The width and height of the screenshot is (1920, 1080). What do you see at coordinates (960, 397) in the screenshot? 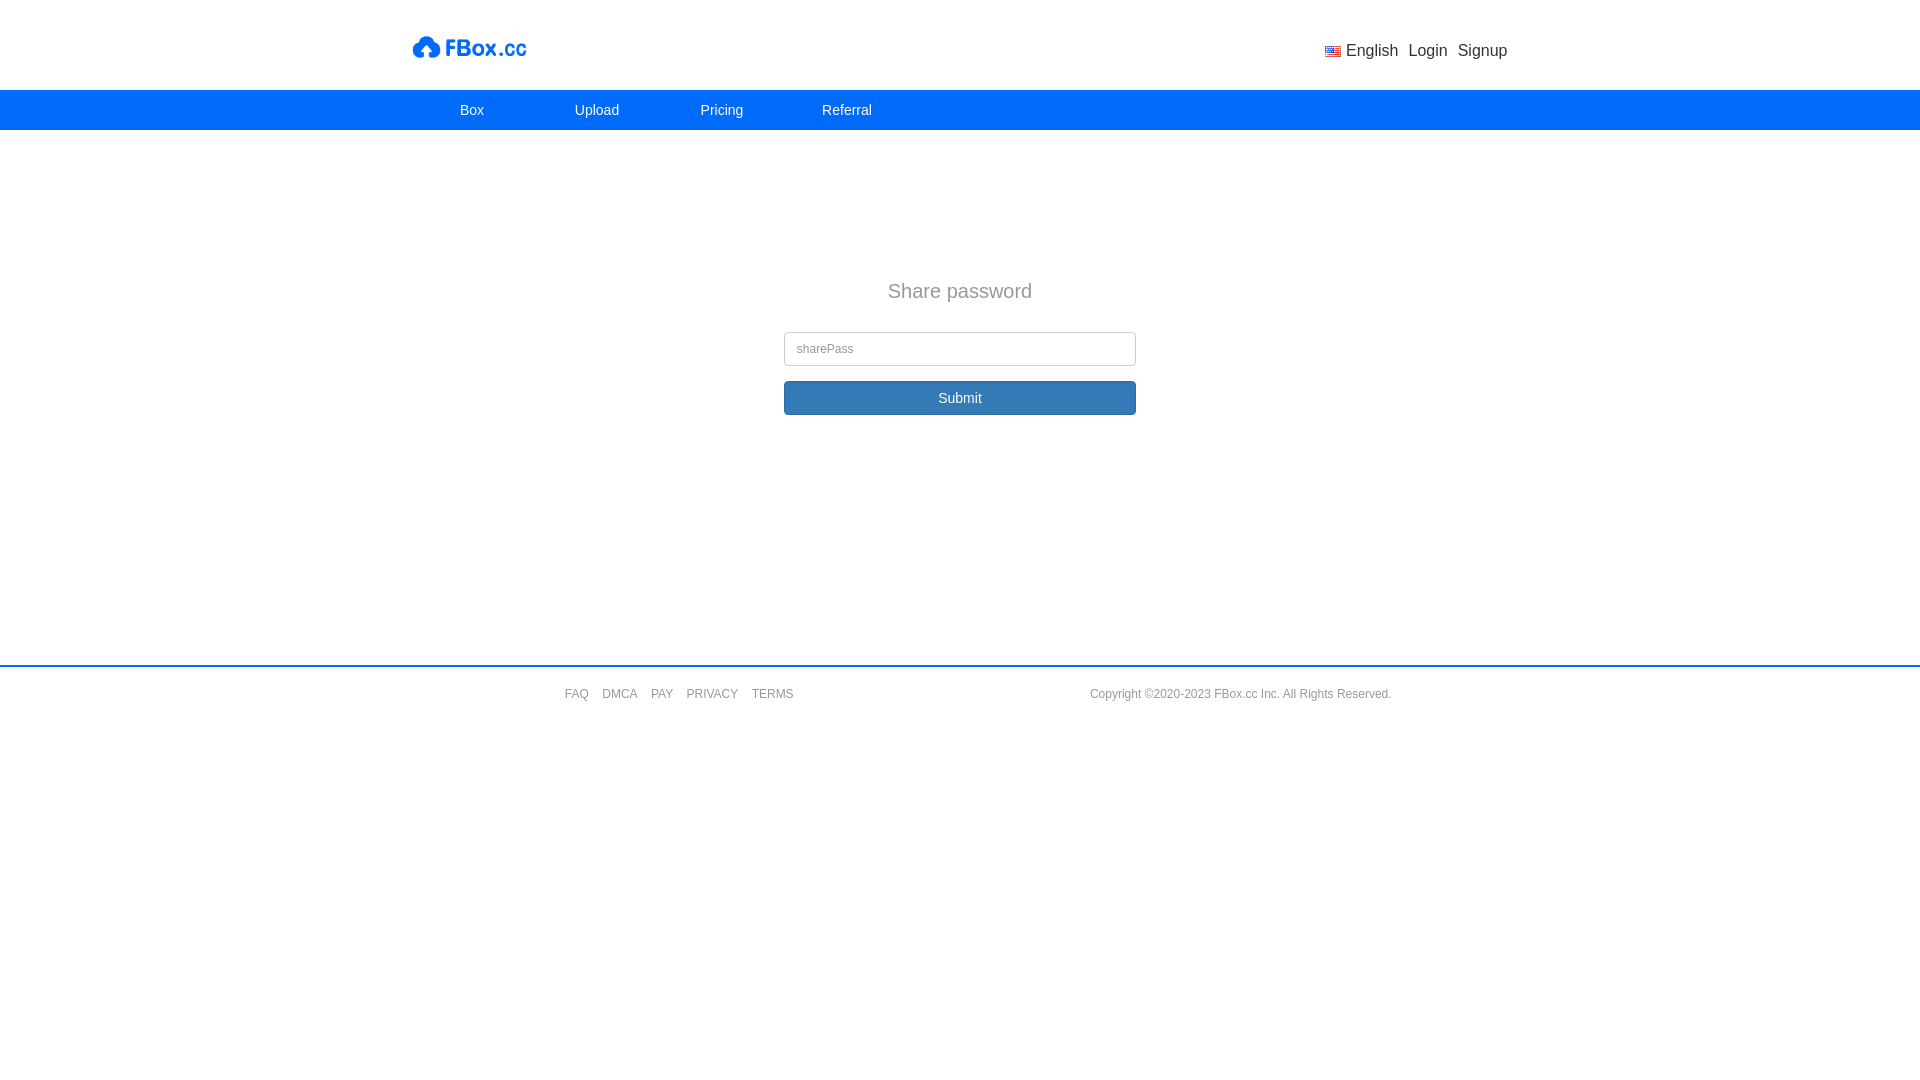
I see `'Submit'` at bounding box center [960, 397].